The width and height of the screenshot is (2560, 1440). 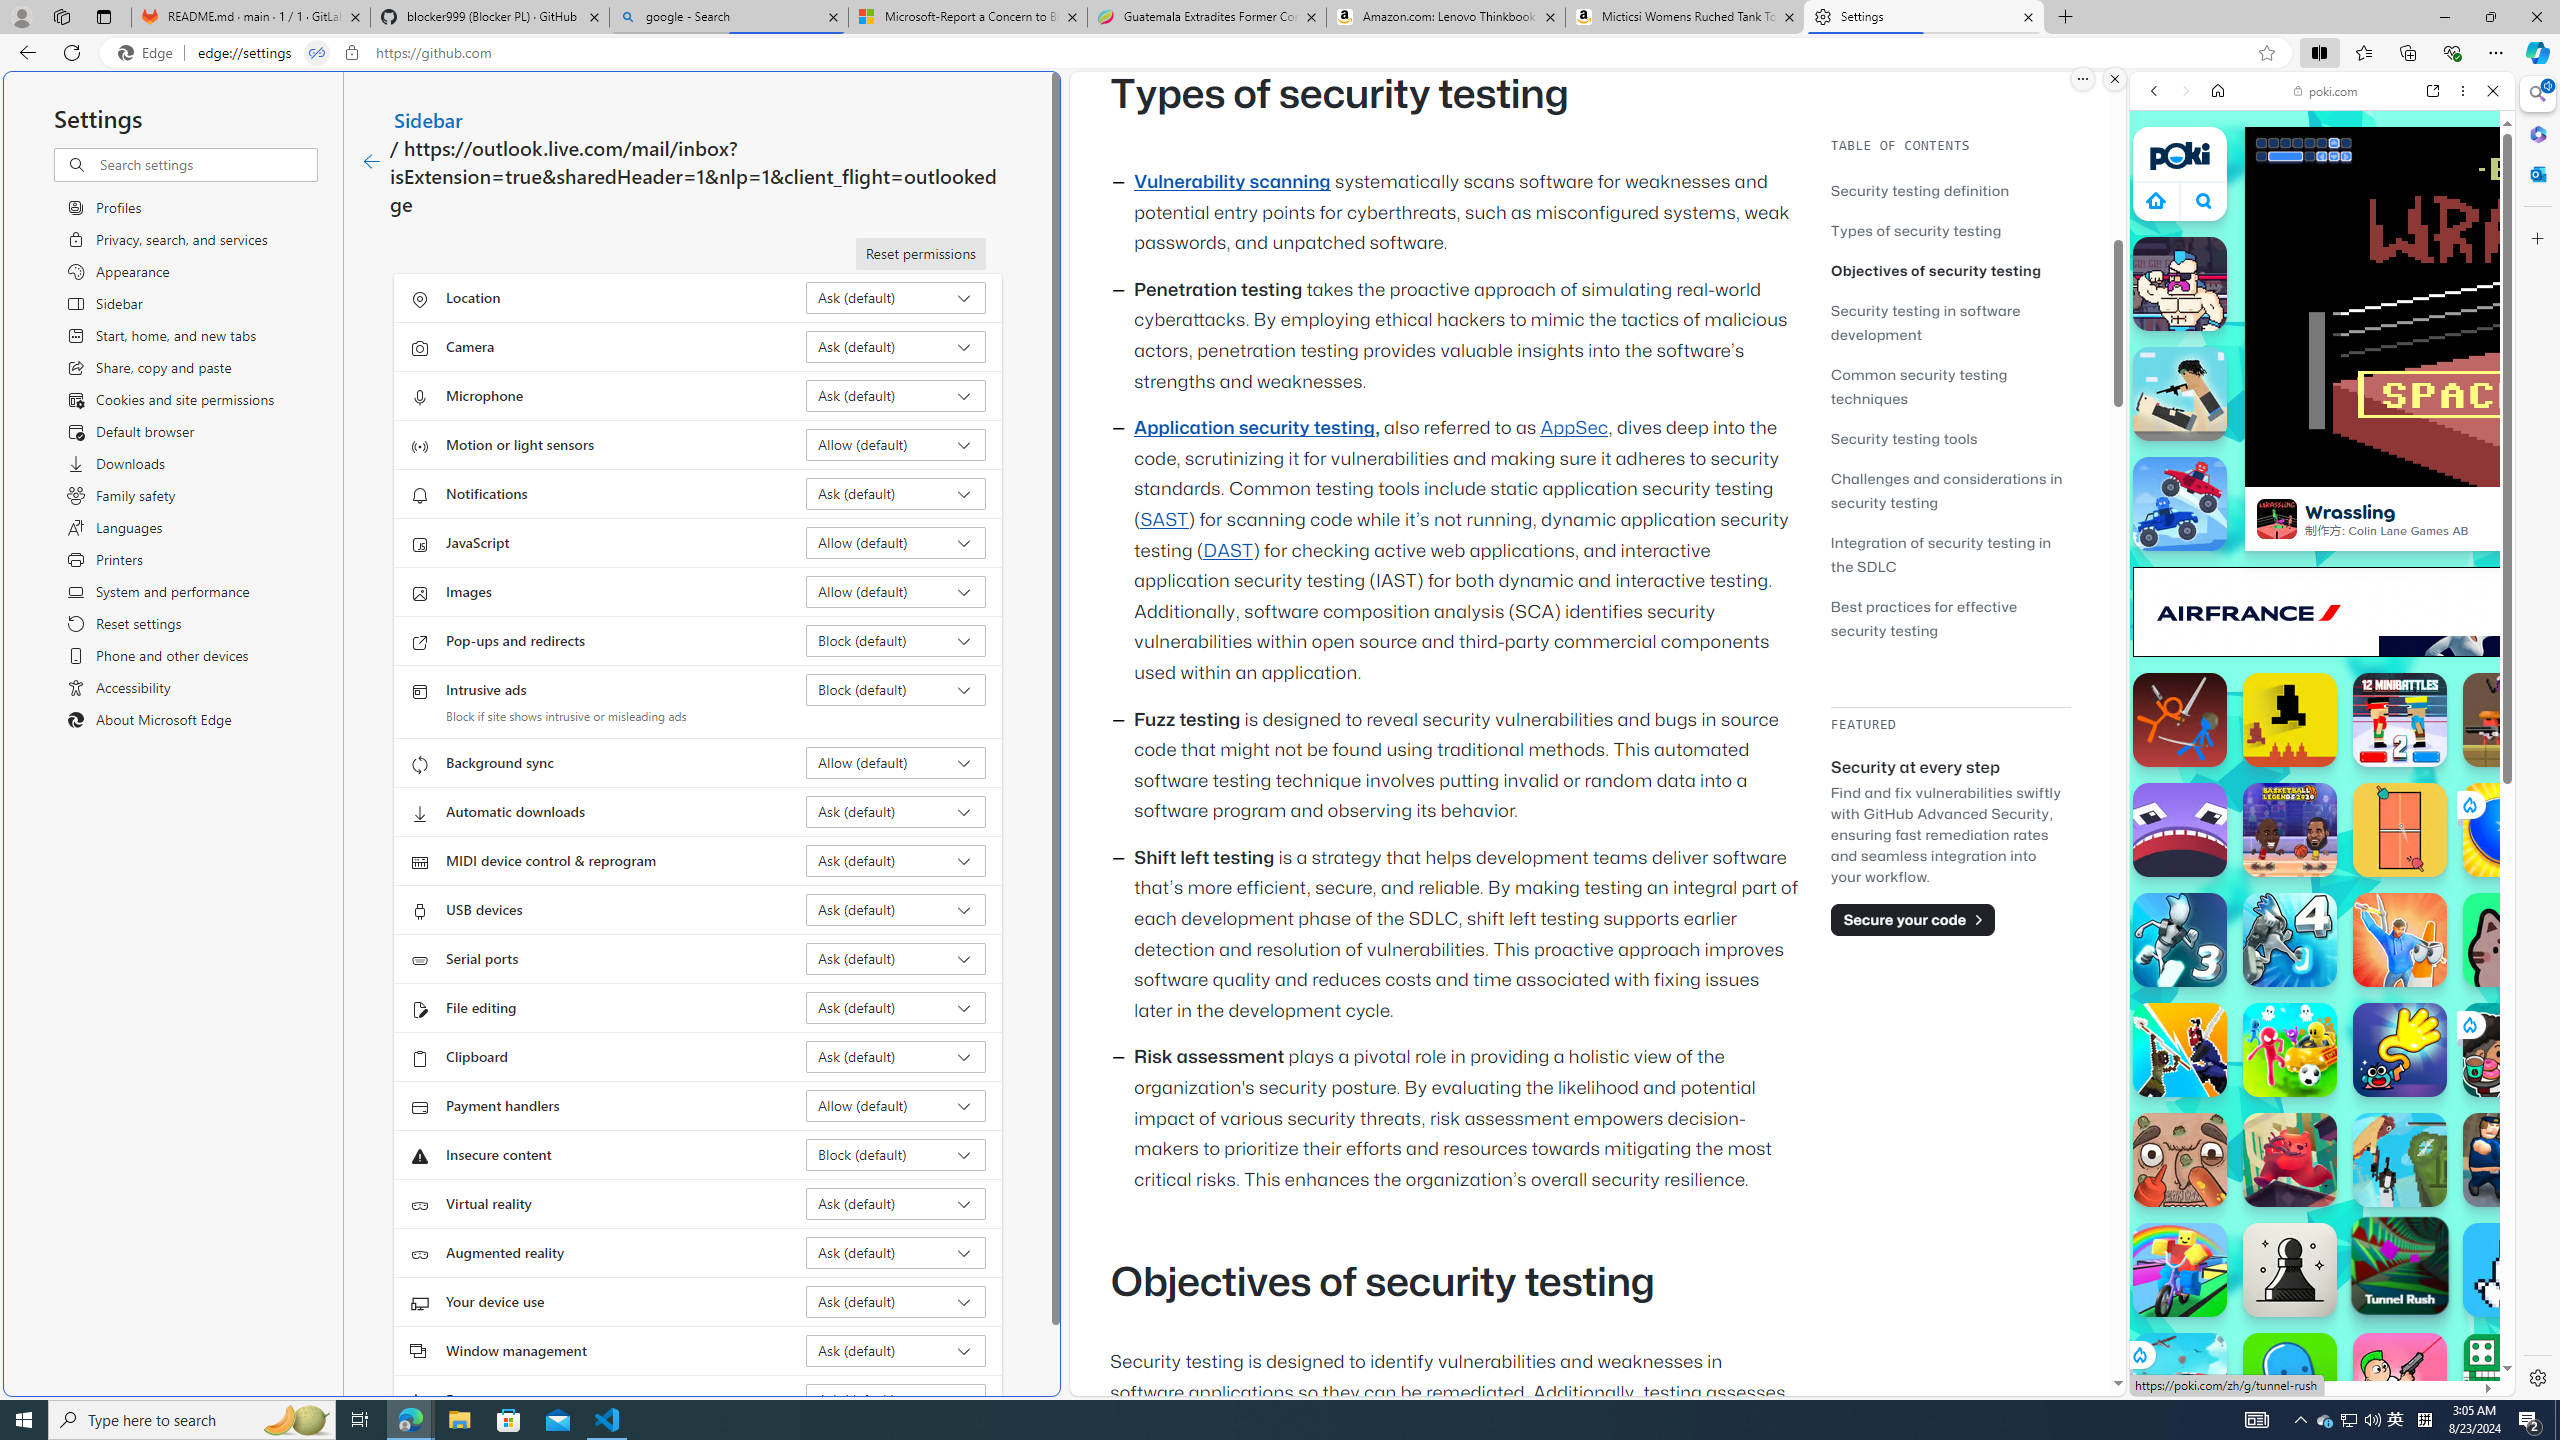 I want to click on 'Classic Chess Classic Chess', so click(x=2288, y=1269).